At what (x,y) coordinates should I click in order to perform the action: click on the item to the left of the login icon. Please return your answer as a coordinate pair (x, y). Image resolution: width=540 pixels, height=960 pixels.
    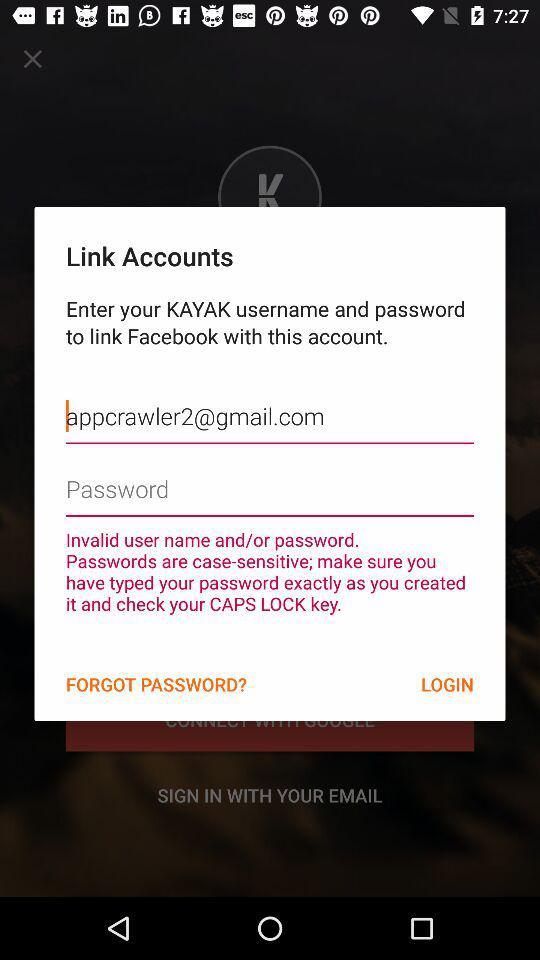
    Looking at the image, I should click on (155, 684).